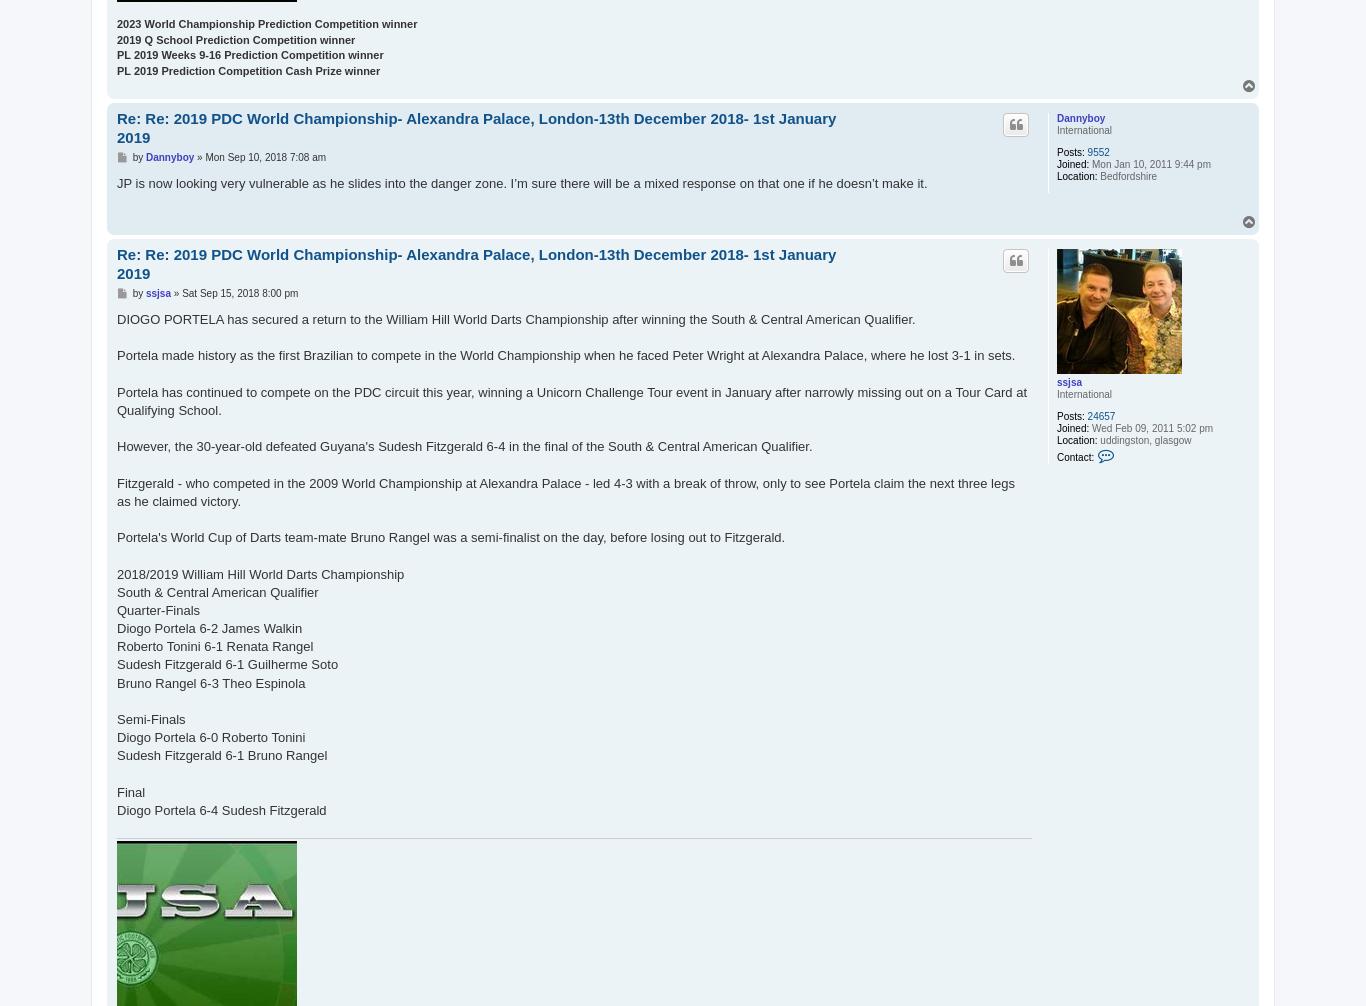 The height and width of the screenshot is (1006, 1366). Describe the element at coordinates (1150, 163) in the screenshot. I see `'Mon Jan 10, 2011 9:44 pm'` at that location.